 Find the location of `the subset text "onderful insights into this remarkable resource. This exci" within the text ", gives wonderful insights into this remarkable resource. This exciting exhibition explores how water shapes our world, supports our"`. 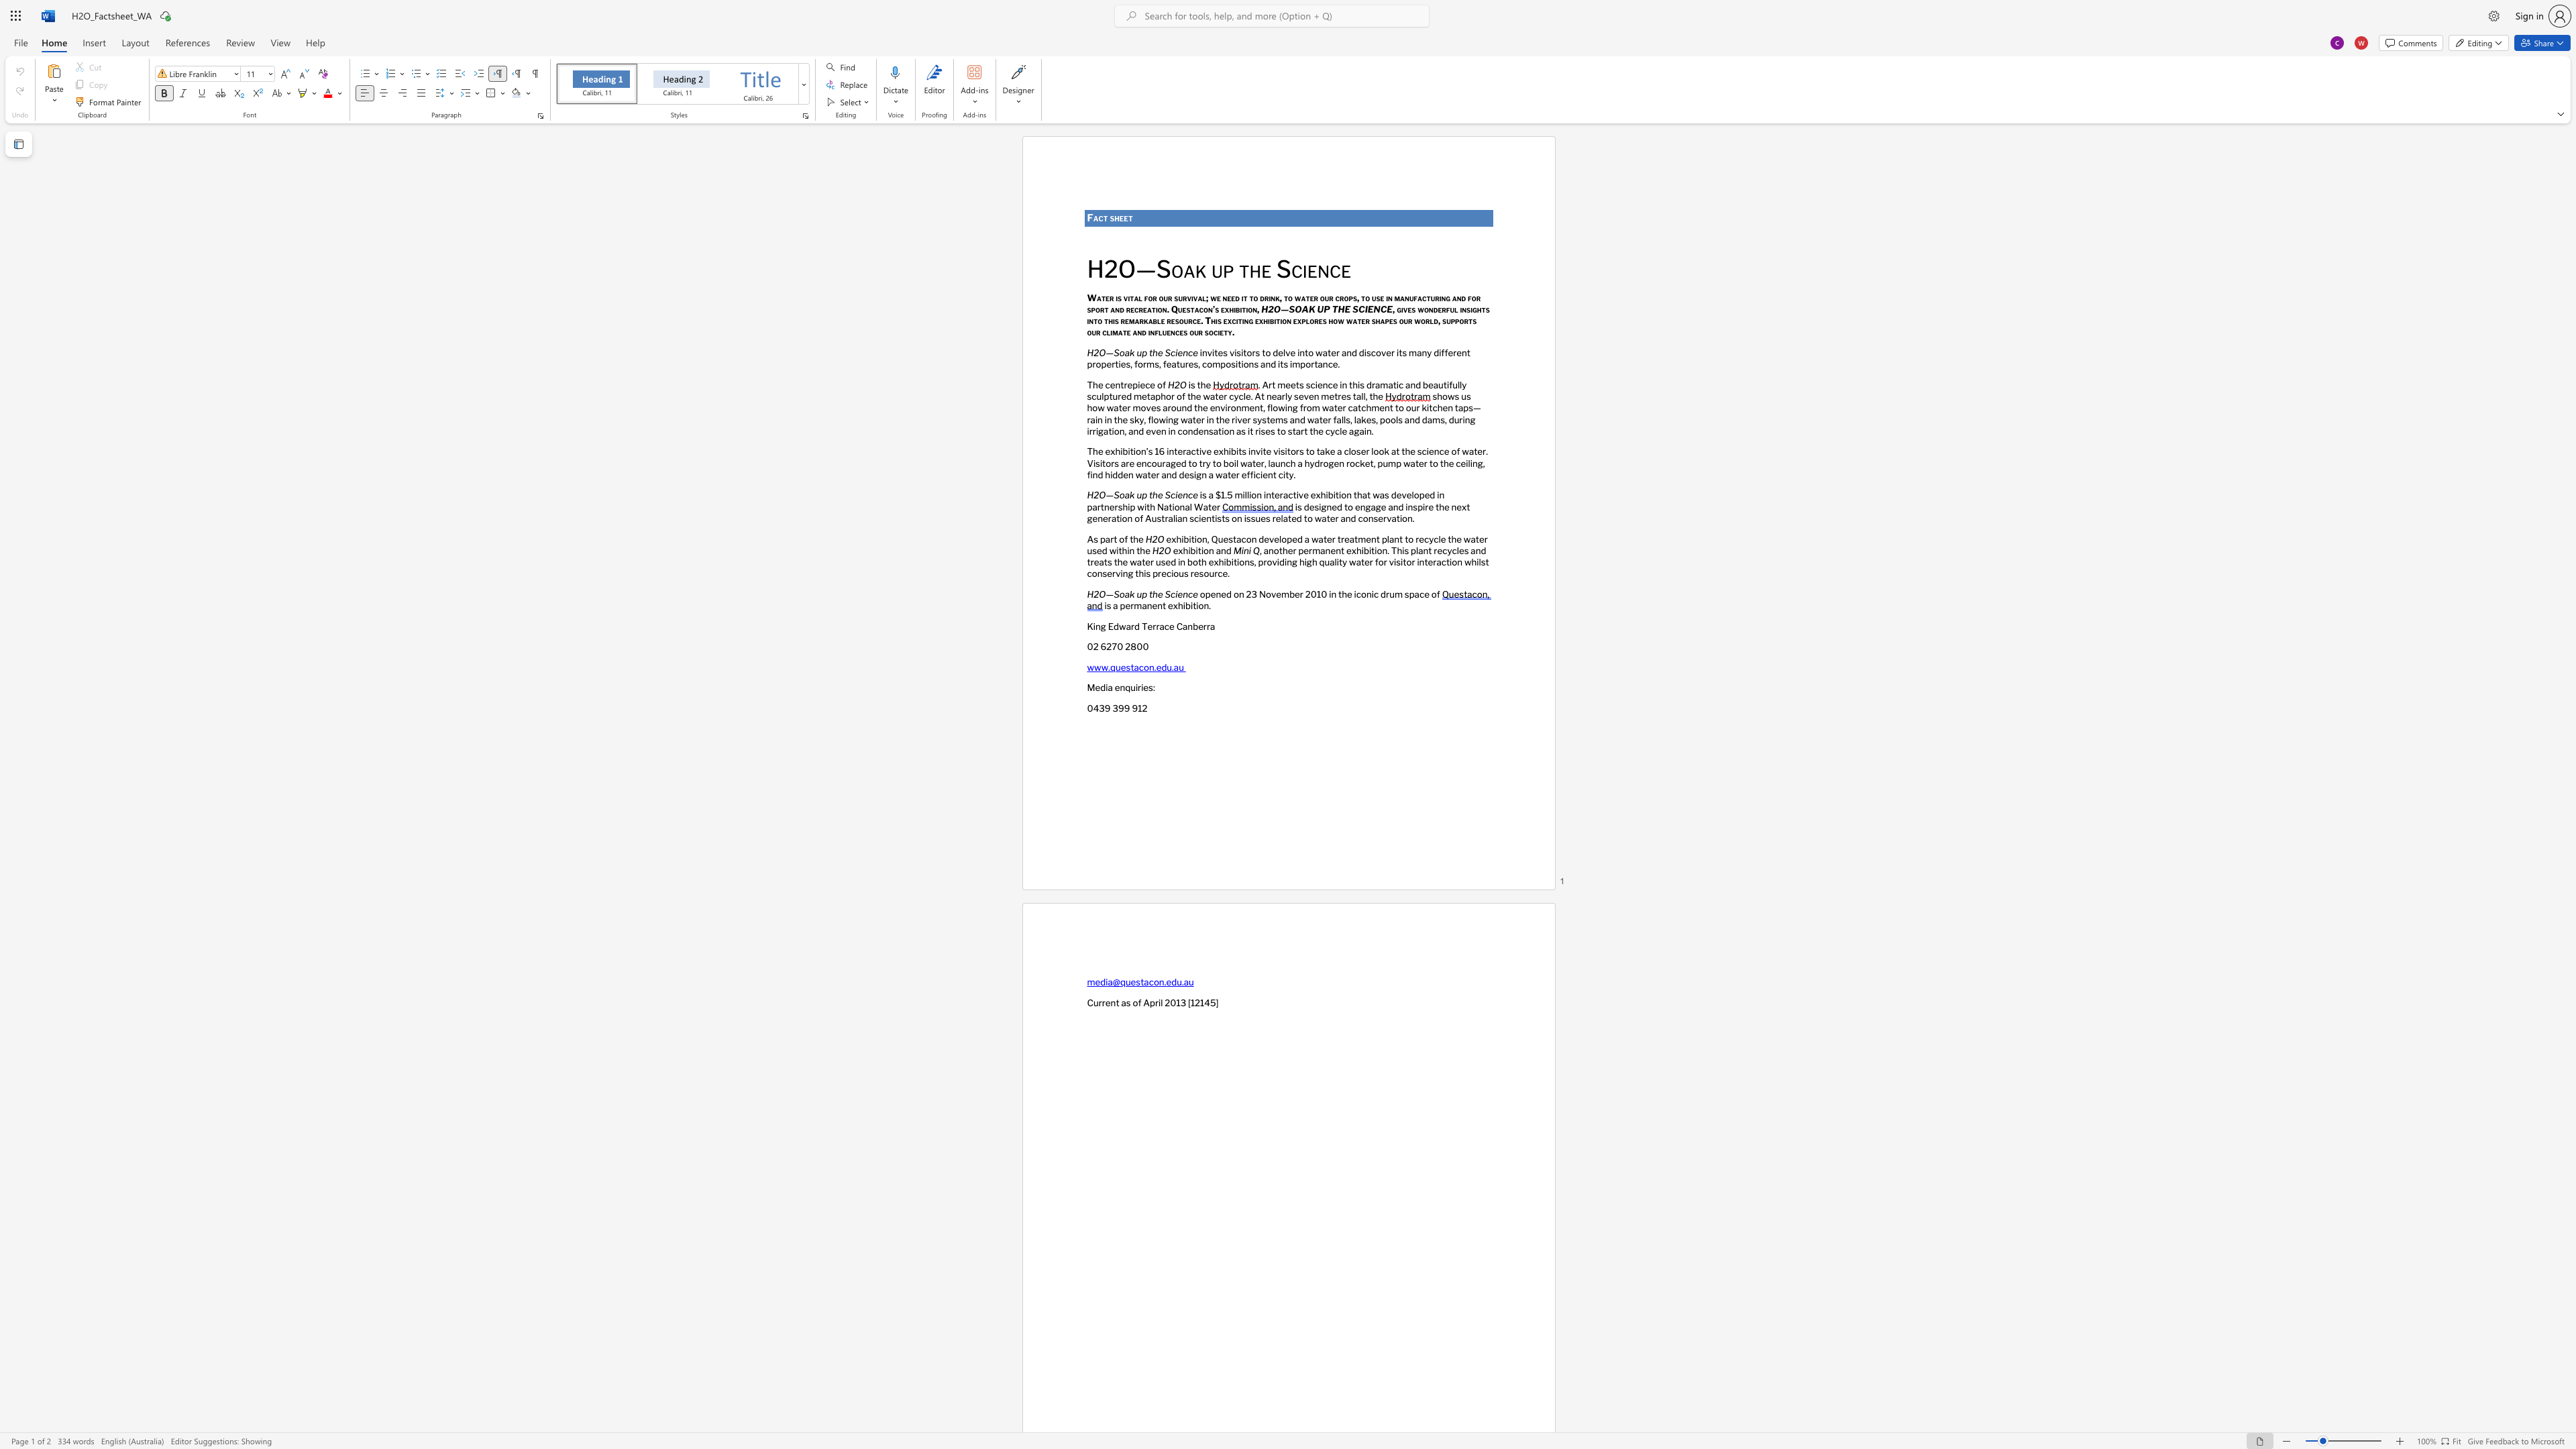

the subset text "onderful insights into this remarkable resource. This exci" within the text ", gives wonderful insights into this remarkable resource. This exciting exhibition explores how water shapes our world, supports our" is located at coordinates (1423, 308).